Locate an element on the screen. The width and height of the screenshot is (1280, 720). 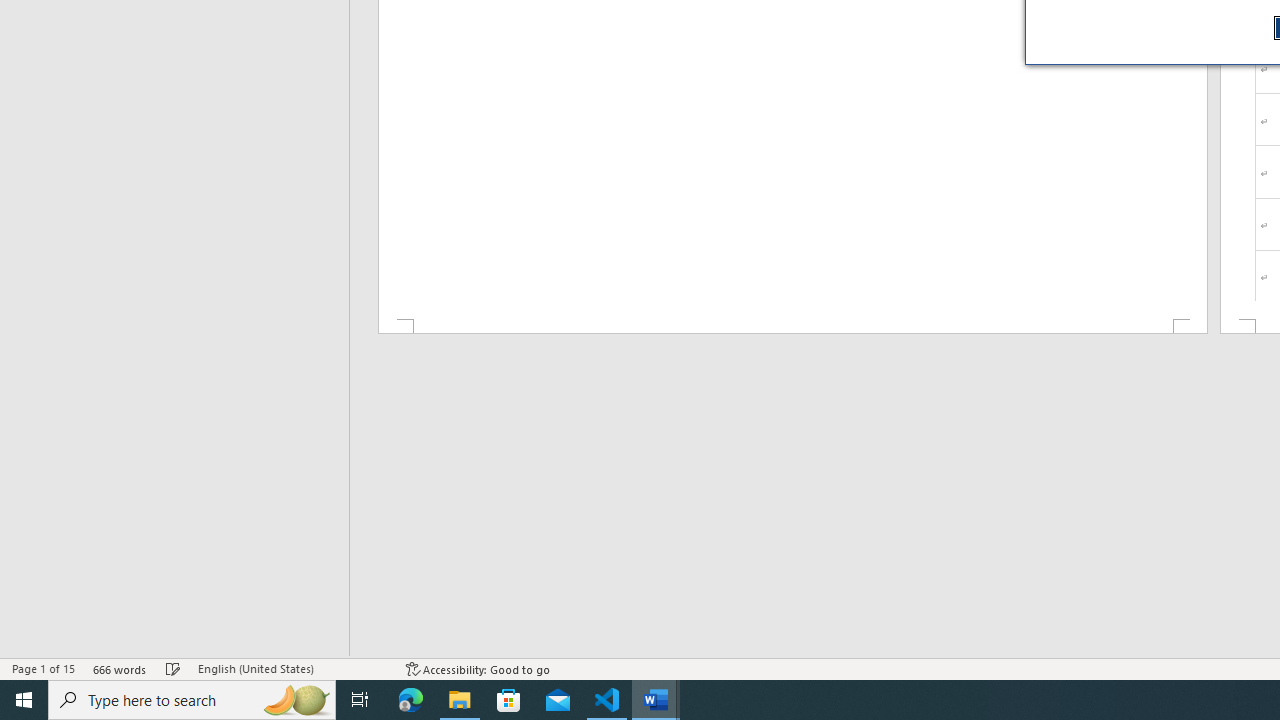
'Type here to search' is located at coordinates (192, 698).